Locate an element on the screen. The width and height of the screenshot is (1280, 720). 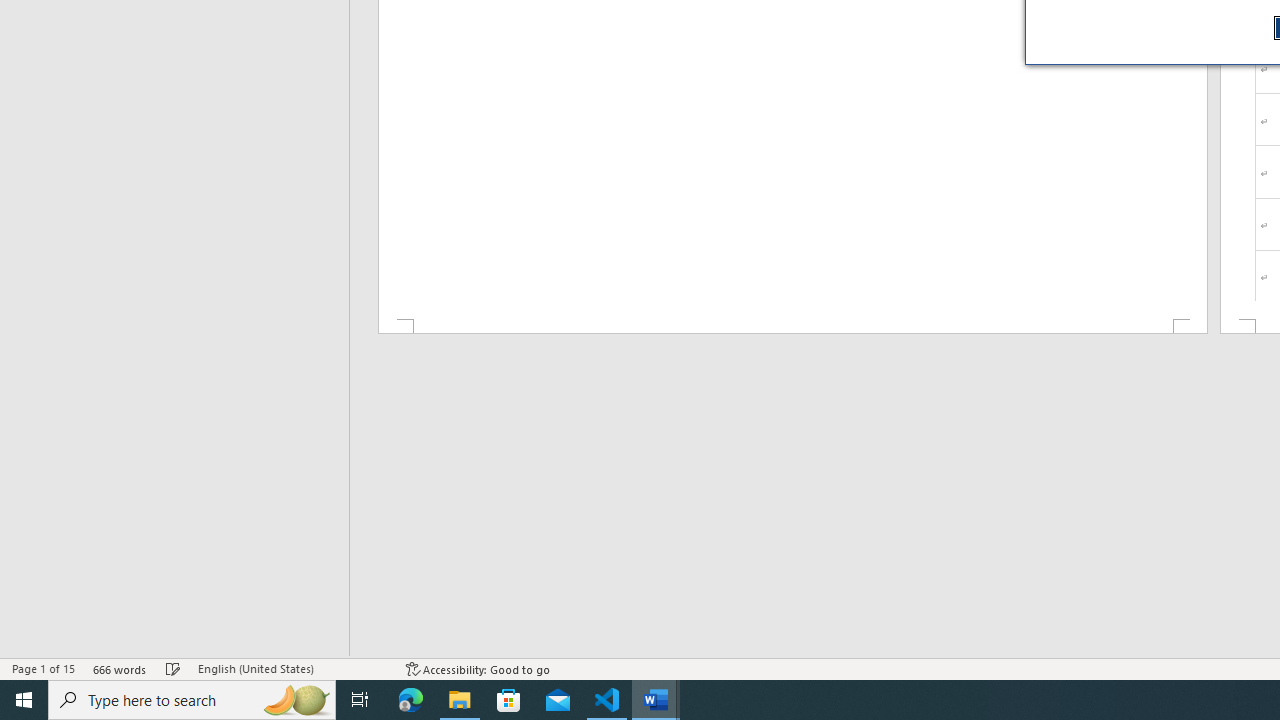
'Type here to search' is located at coordinates (192, 698).